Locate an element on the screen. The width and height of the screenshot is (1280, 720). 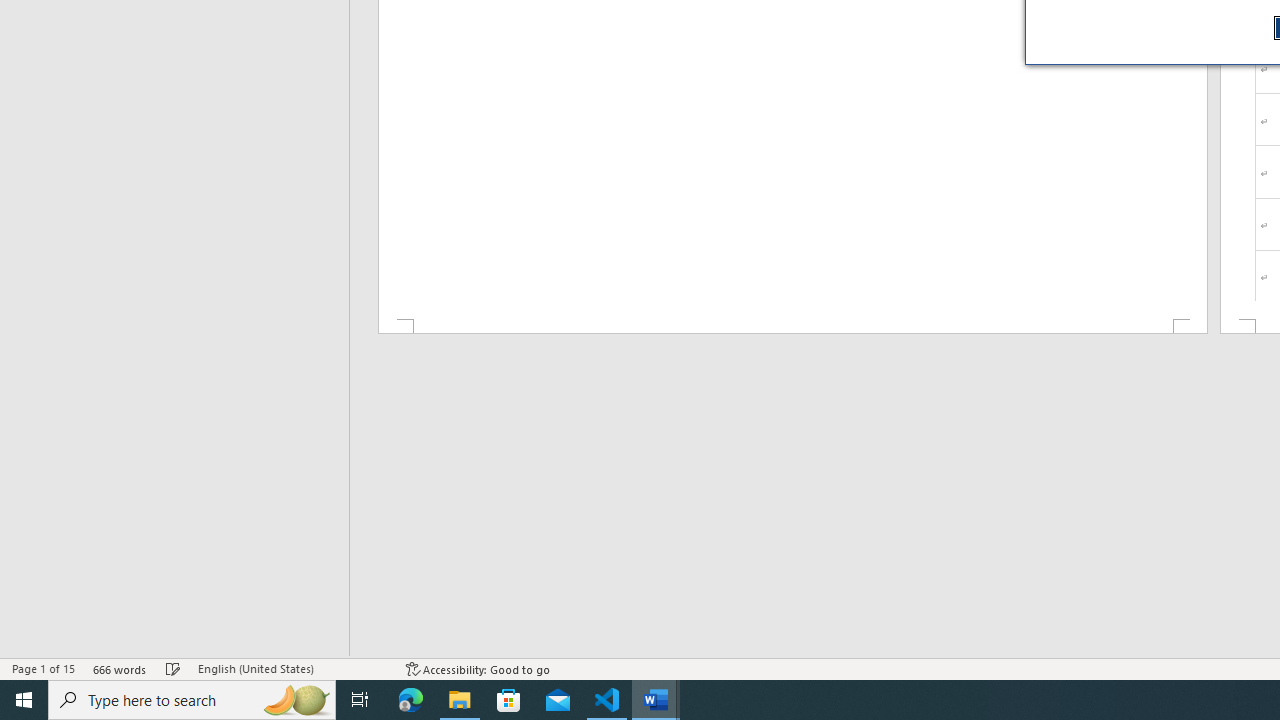
'Type here to search' is located at coordinates (192, 698).